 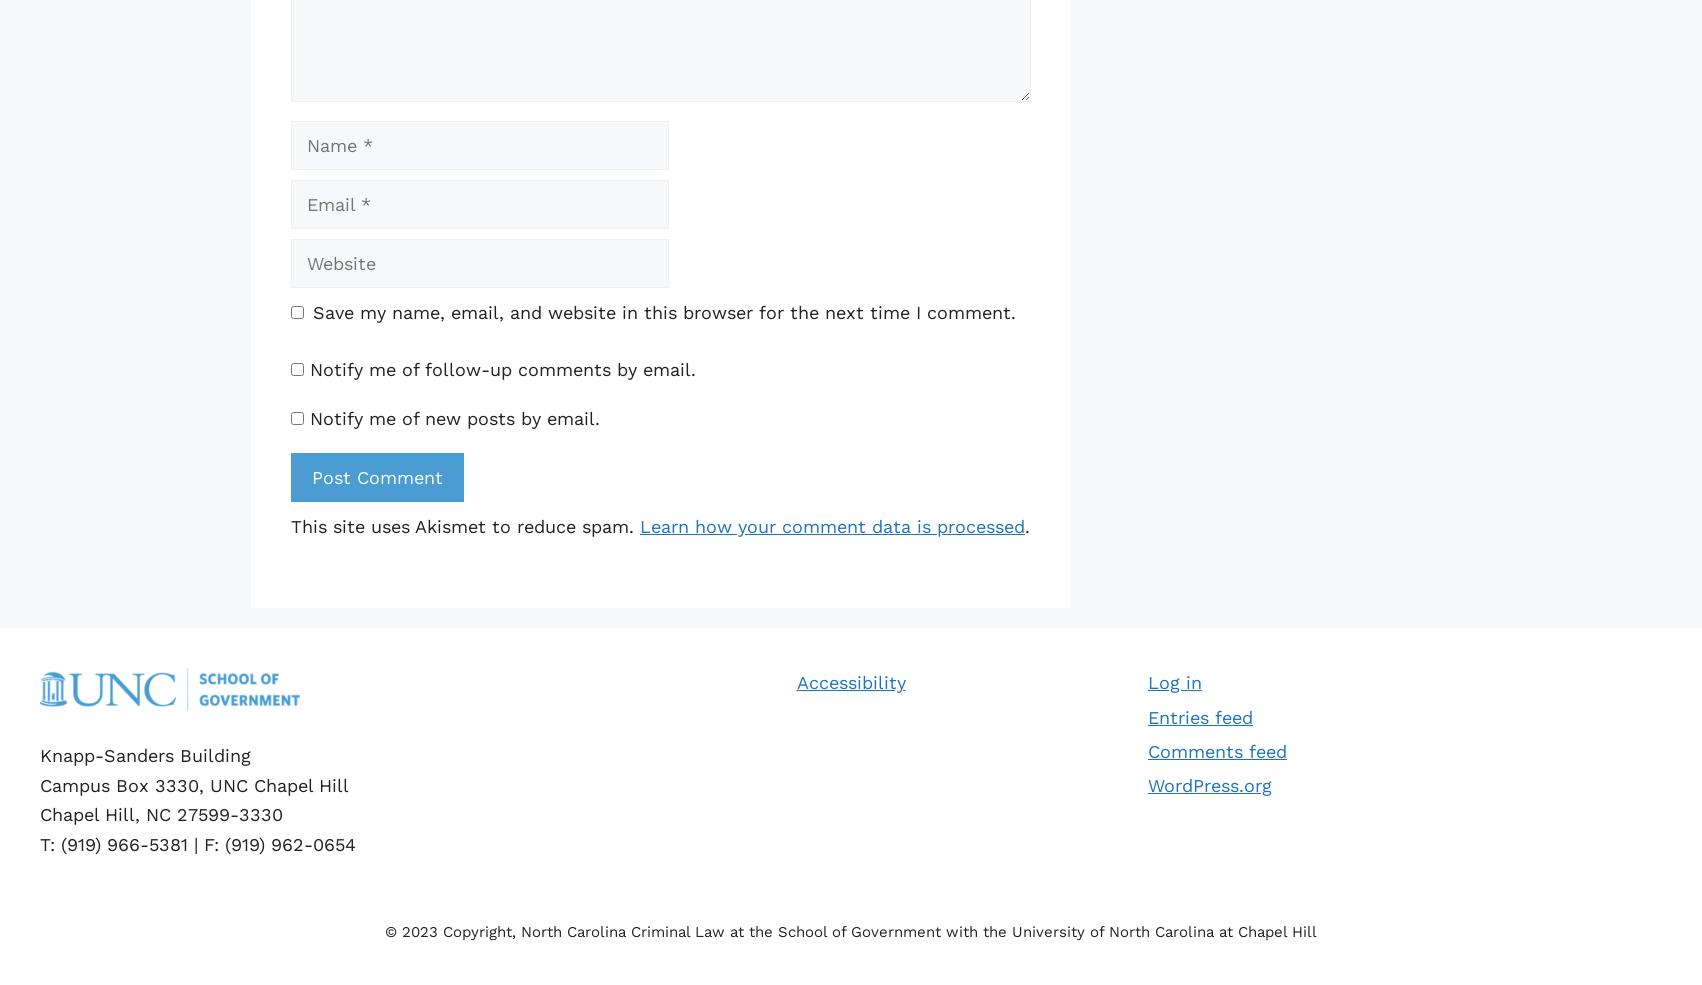 I want to click on 'T: (919) 966-5381 | F: (919) 962-0654', so click(x=39, y=842).